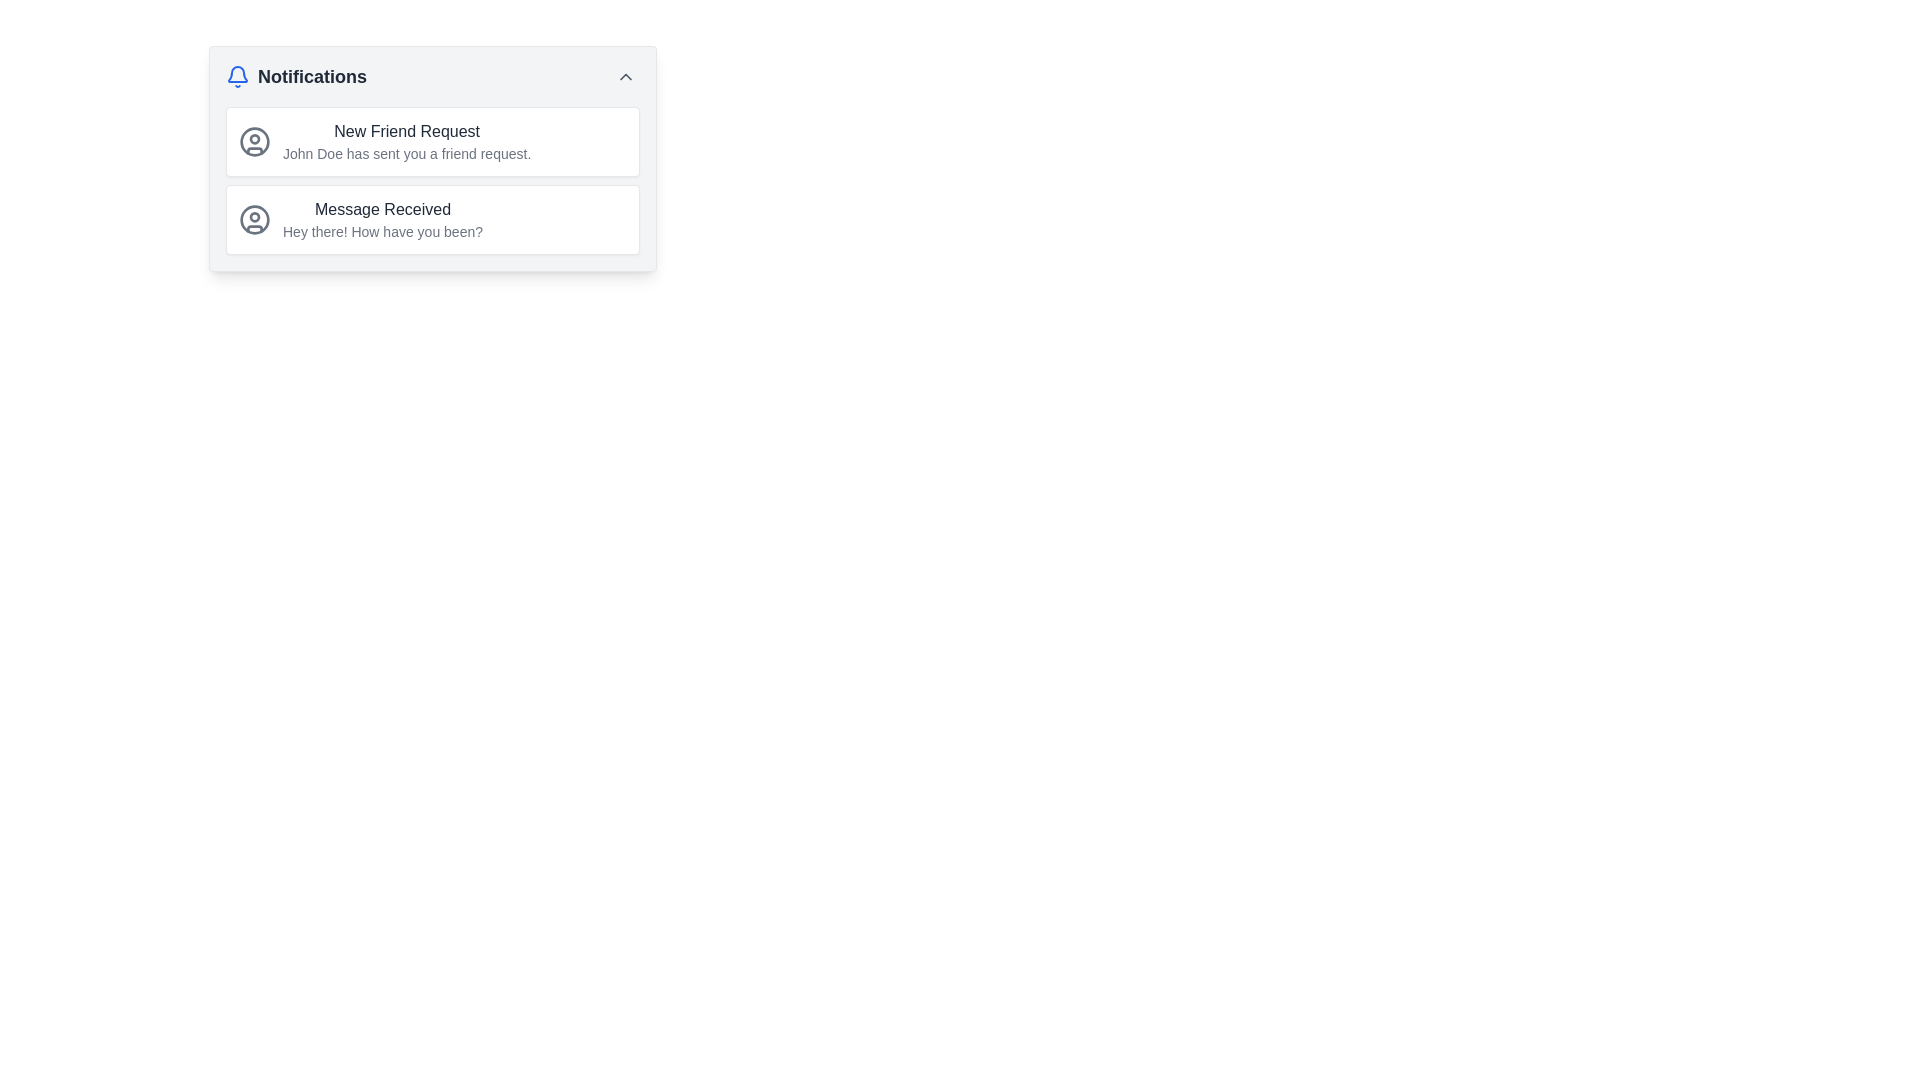  Describe the element at coordinates (624, 76) in the screenshot. I see `the button located in the top-right corner of the notifications bar, to the far right of the text 'Notifications'` at that location.